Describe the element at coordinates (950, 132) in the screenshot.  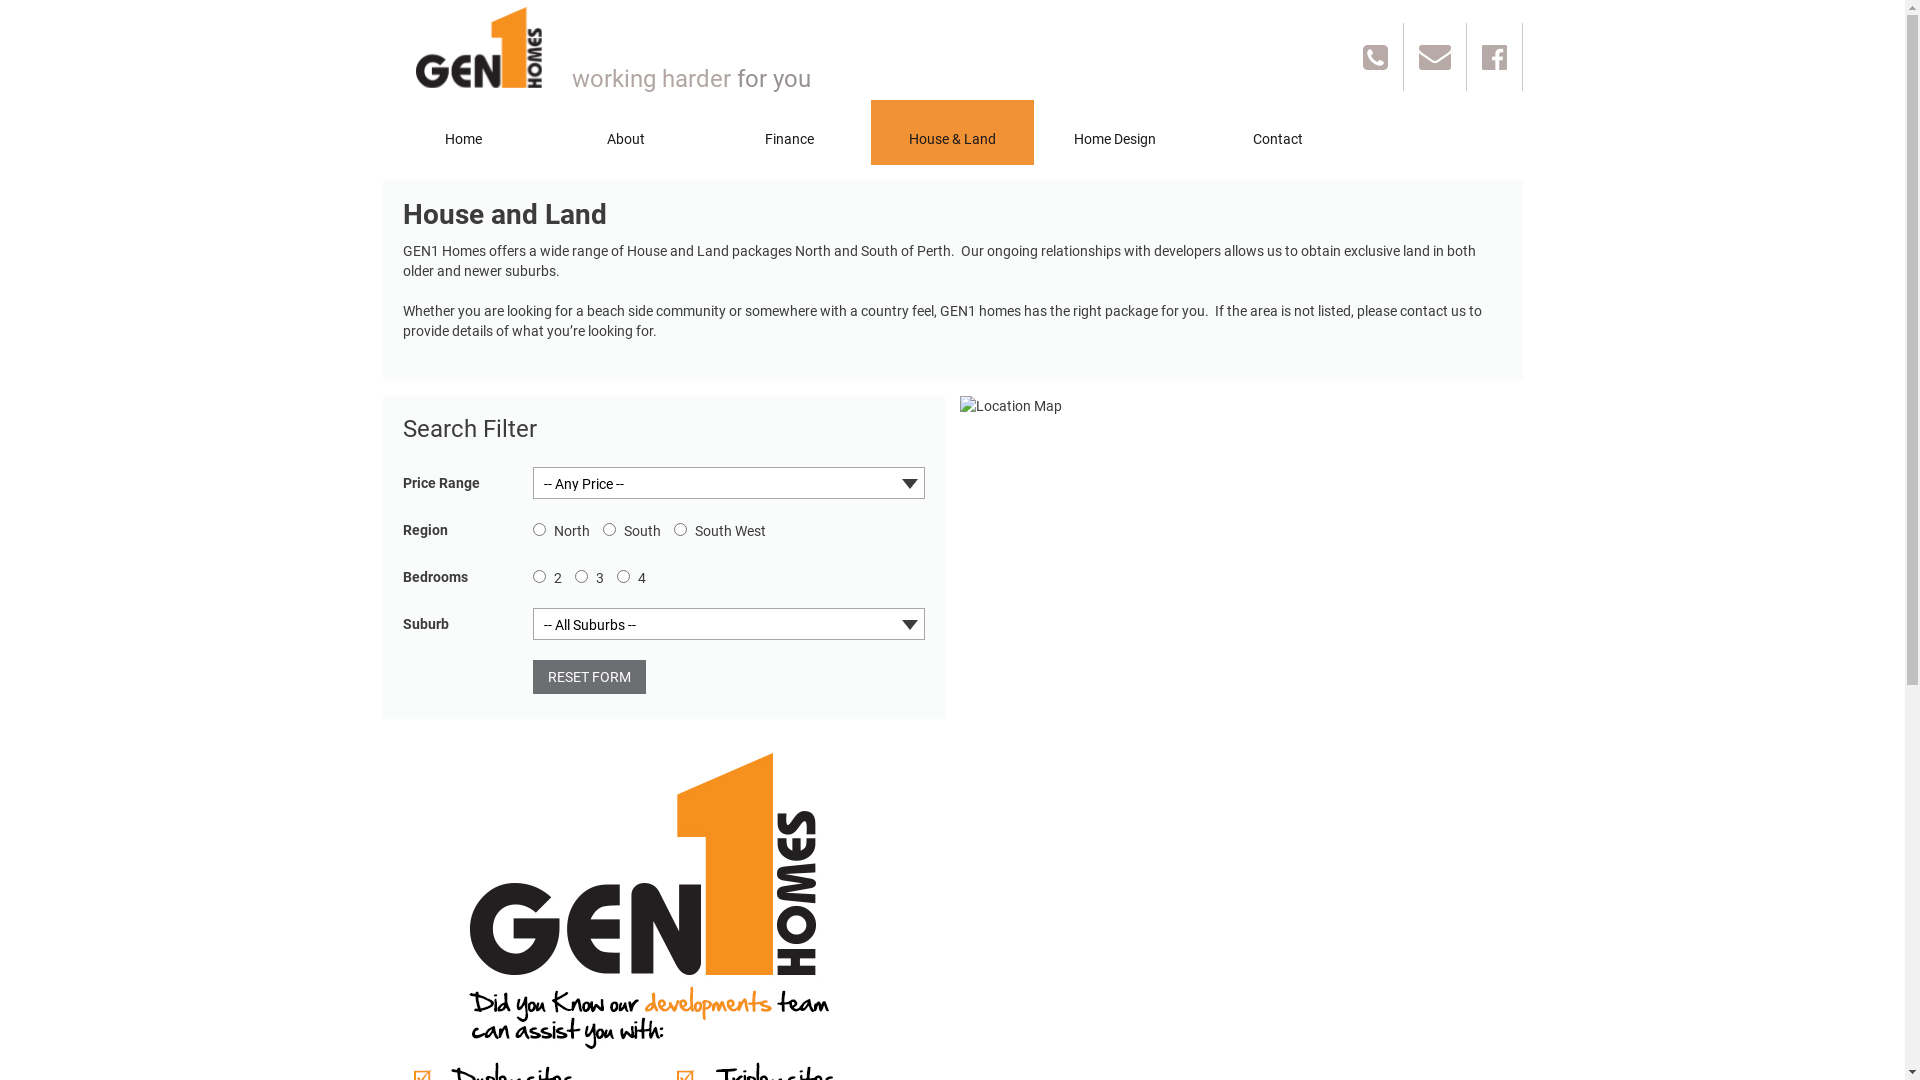
I see `'House & Land'` at that location.